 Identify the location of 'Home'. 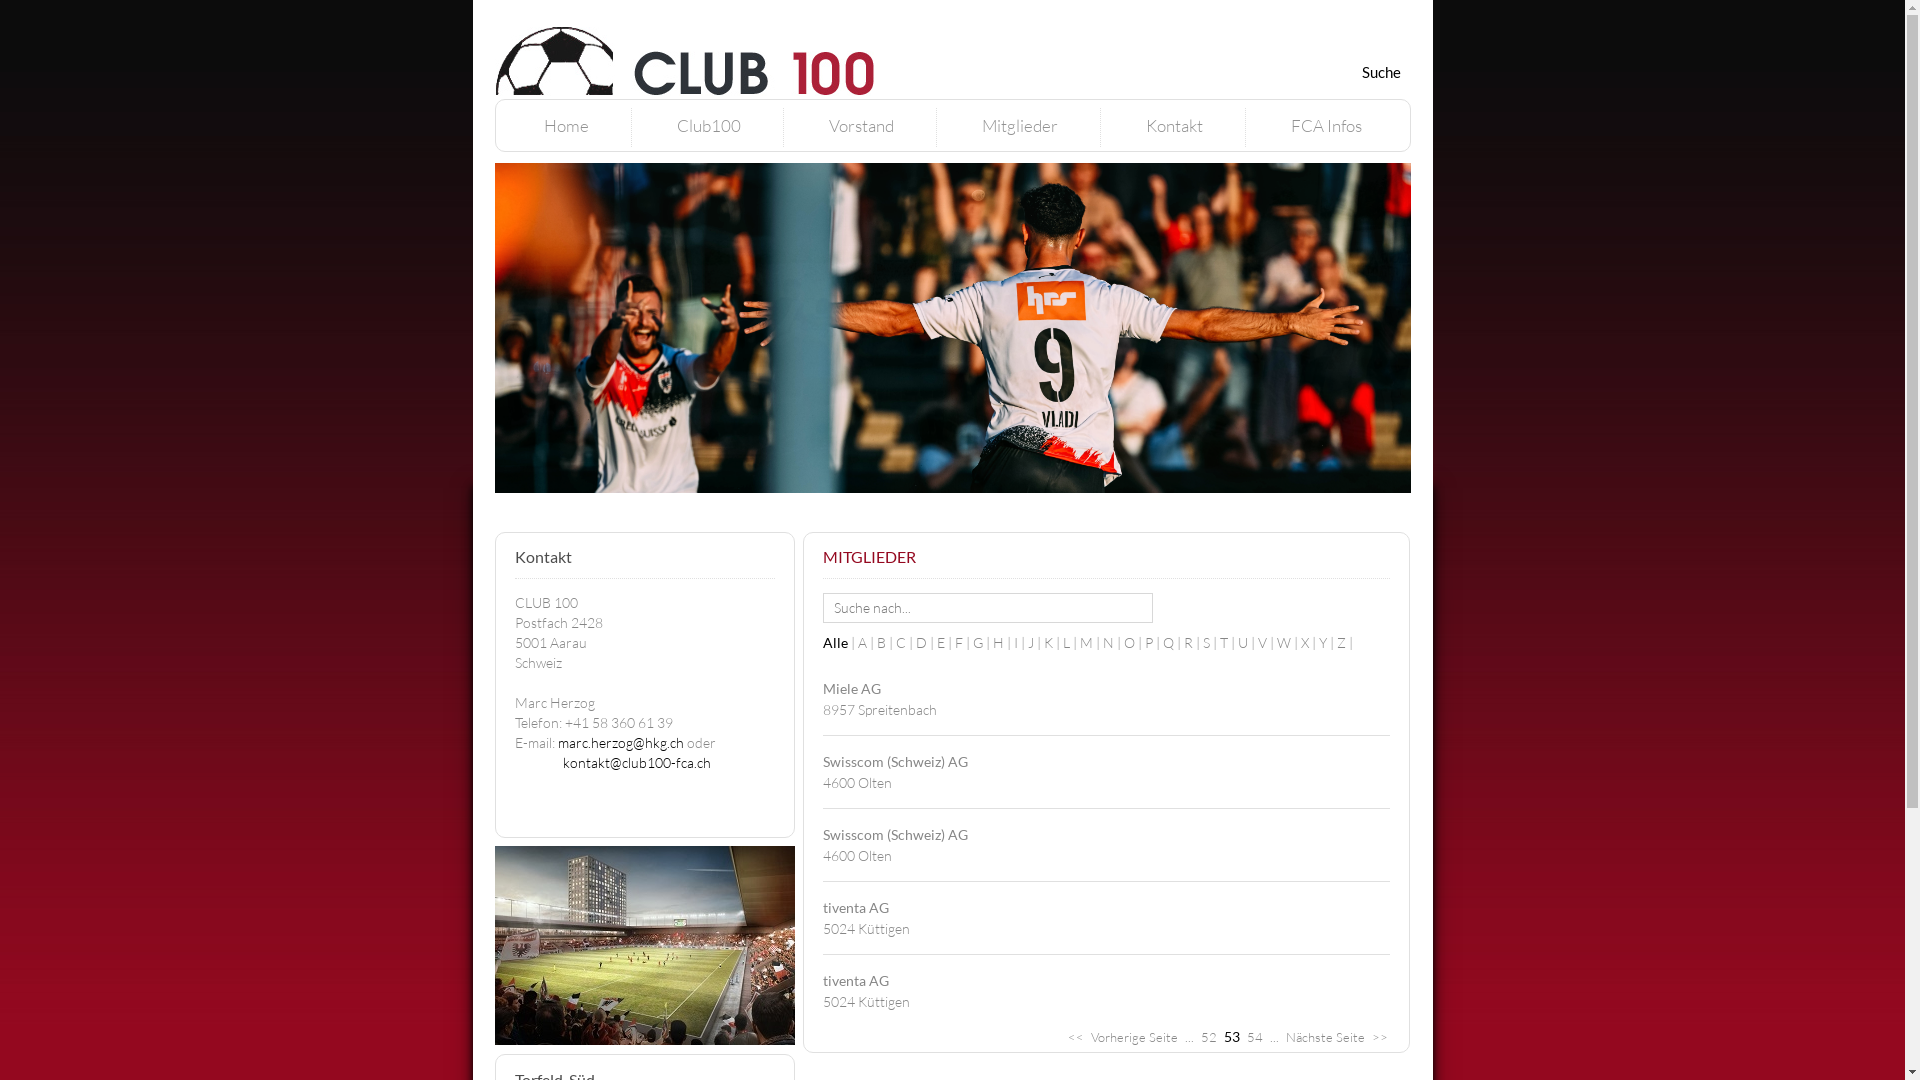
(565, 125).